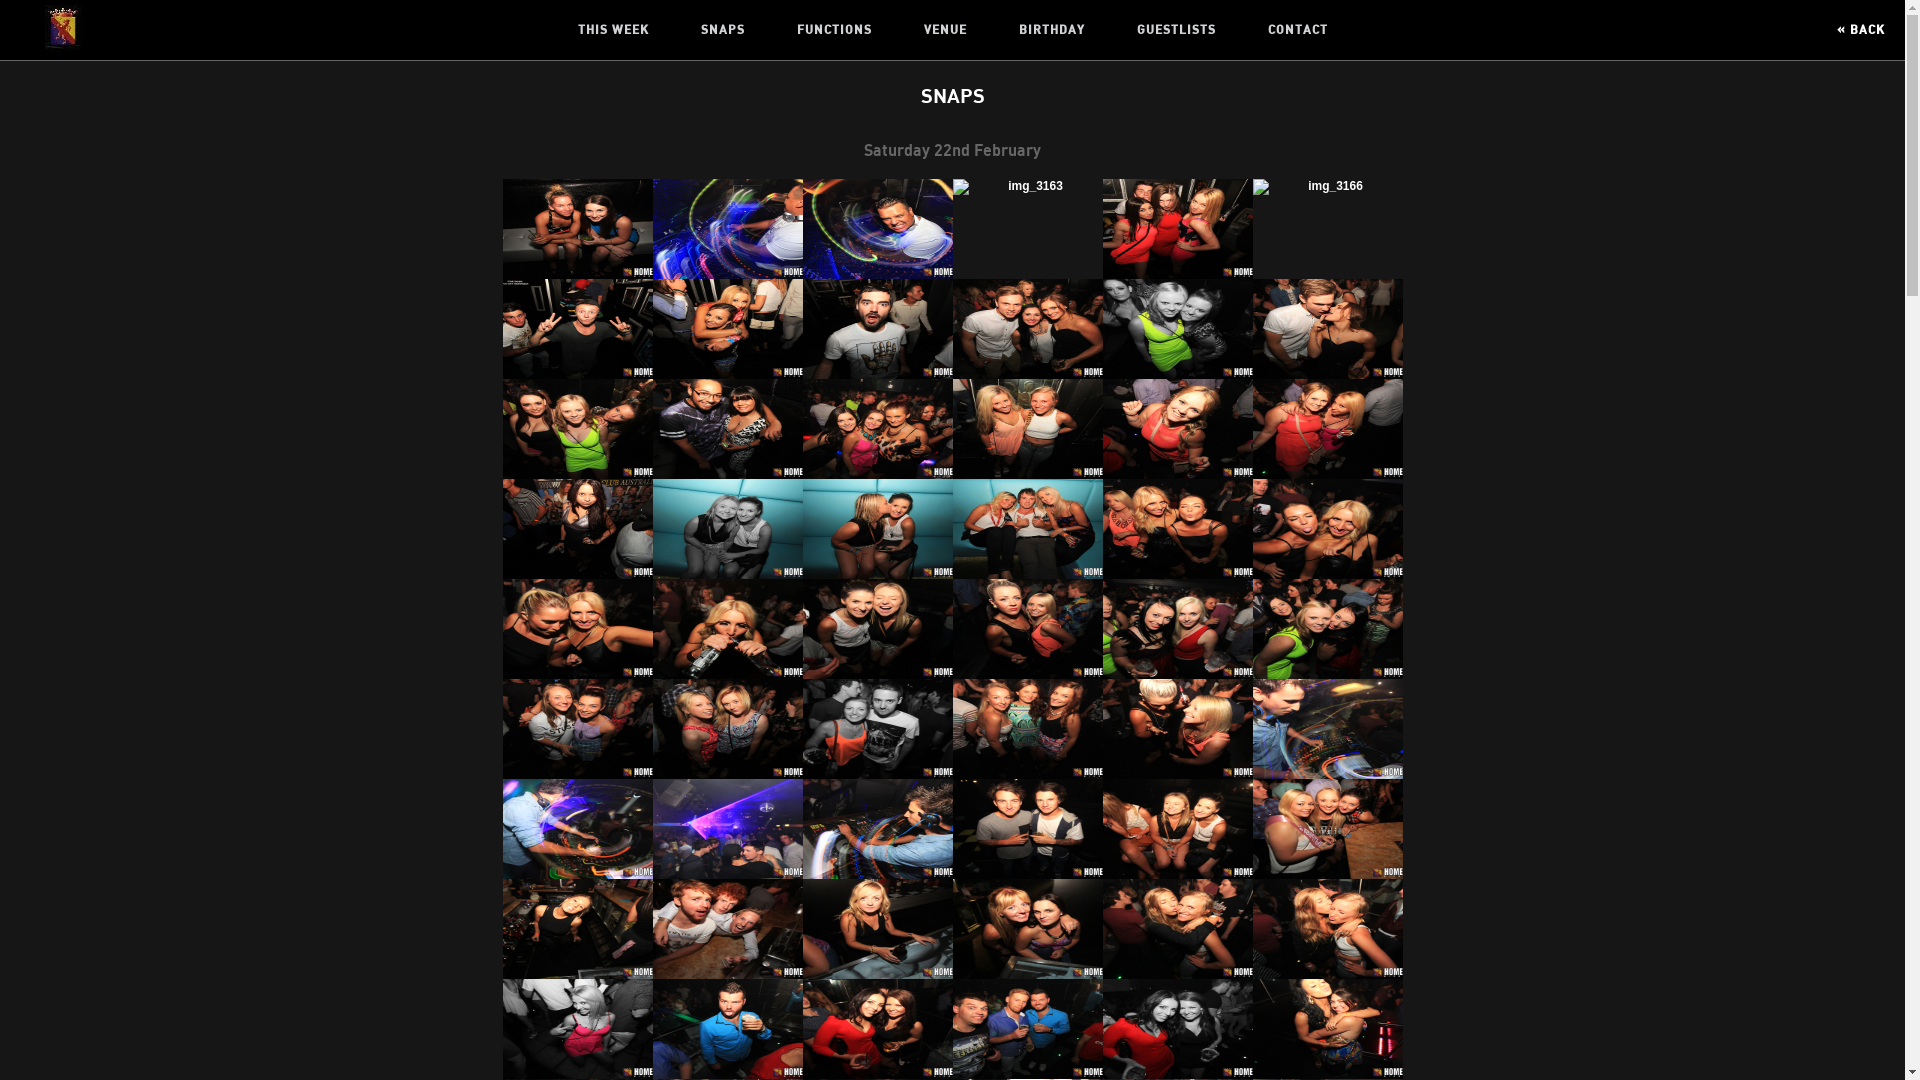  What do you see at coordinates (1101, 327) in the screenshot?
I see `' '` at bounding box center [1101, 327].